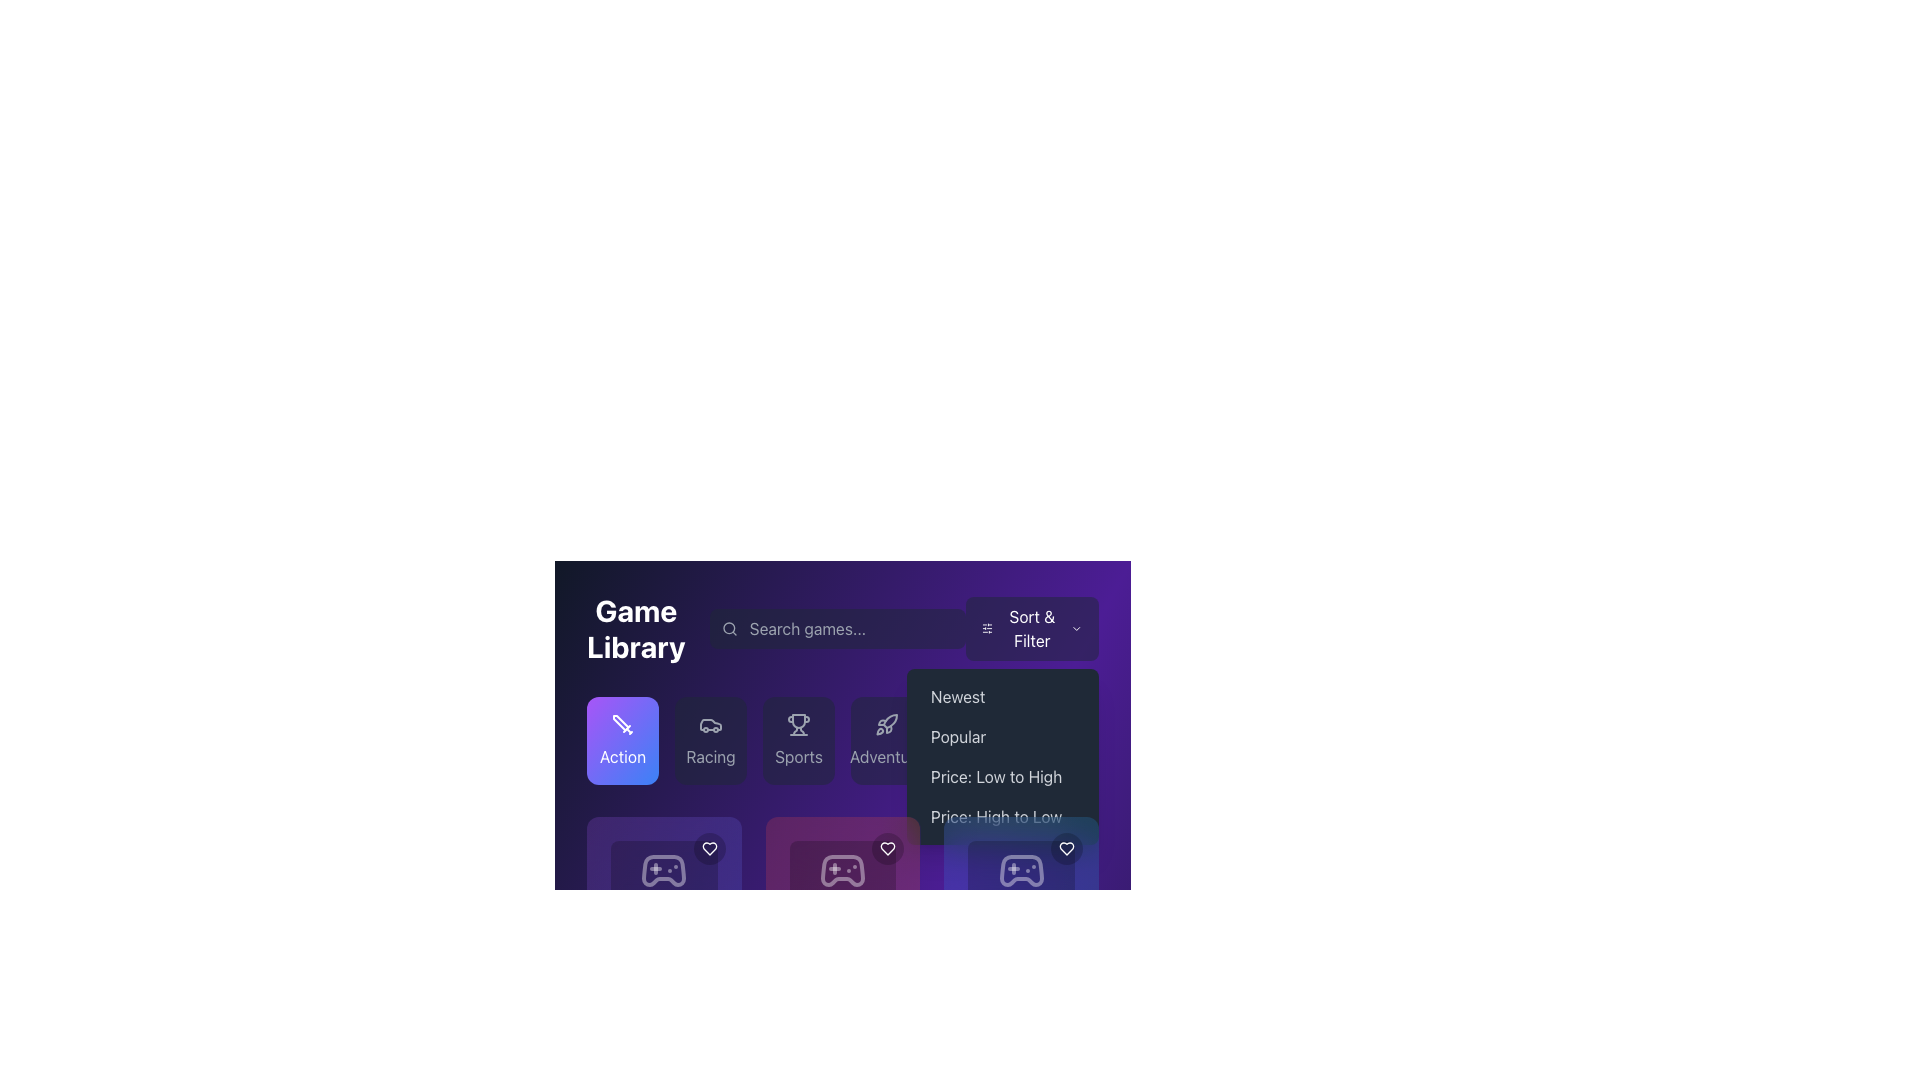 The width and height of the screenshot is (1920, 1080). Describe the element at coordinates (710, 725) in the screenshot. I see `the car icon located at the top center of the 'Racing' button, which is part of a group of category buttons including 'Action', 'Sports', and 'Adventure'` at that location.